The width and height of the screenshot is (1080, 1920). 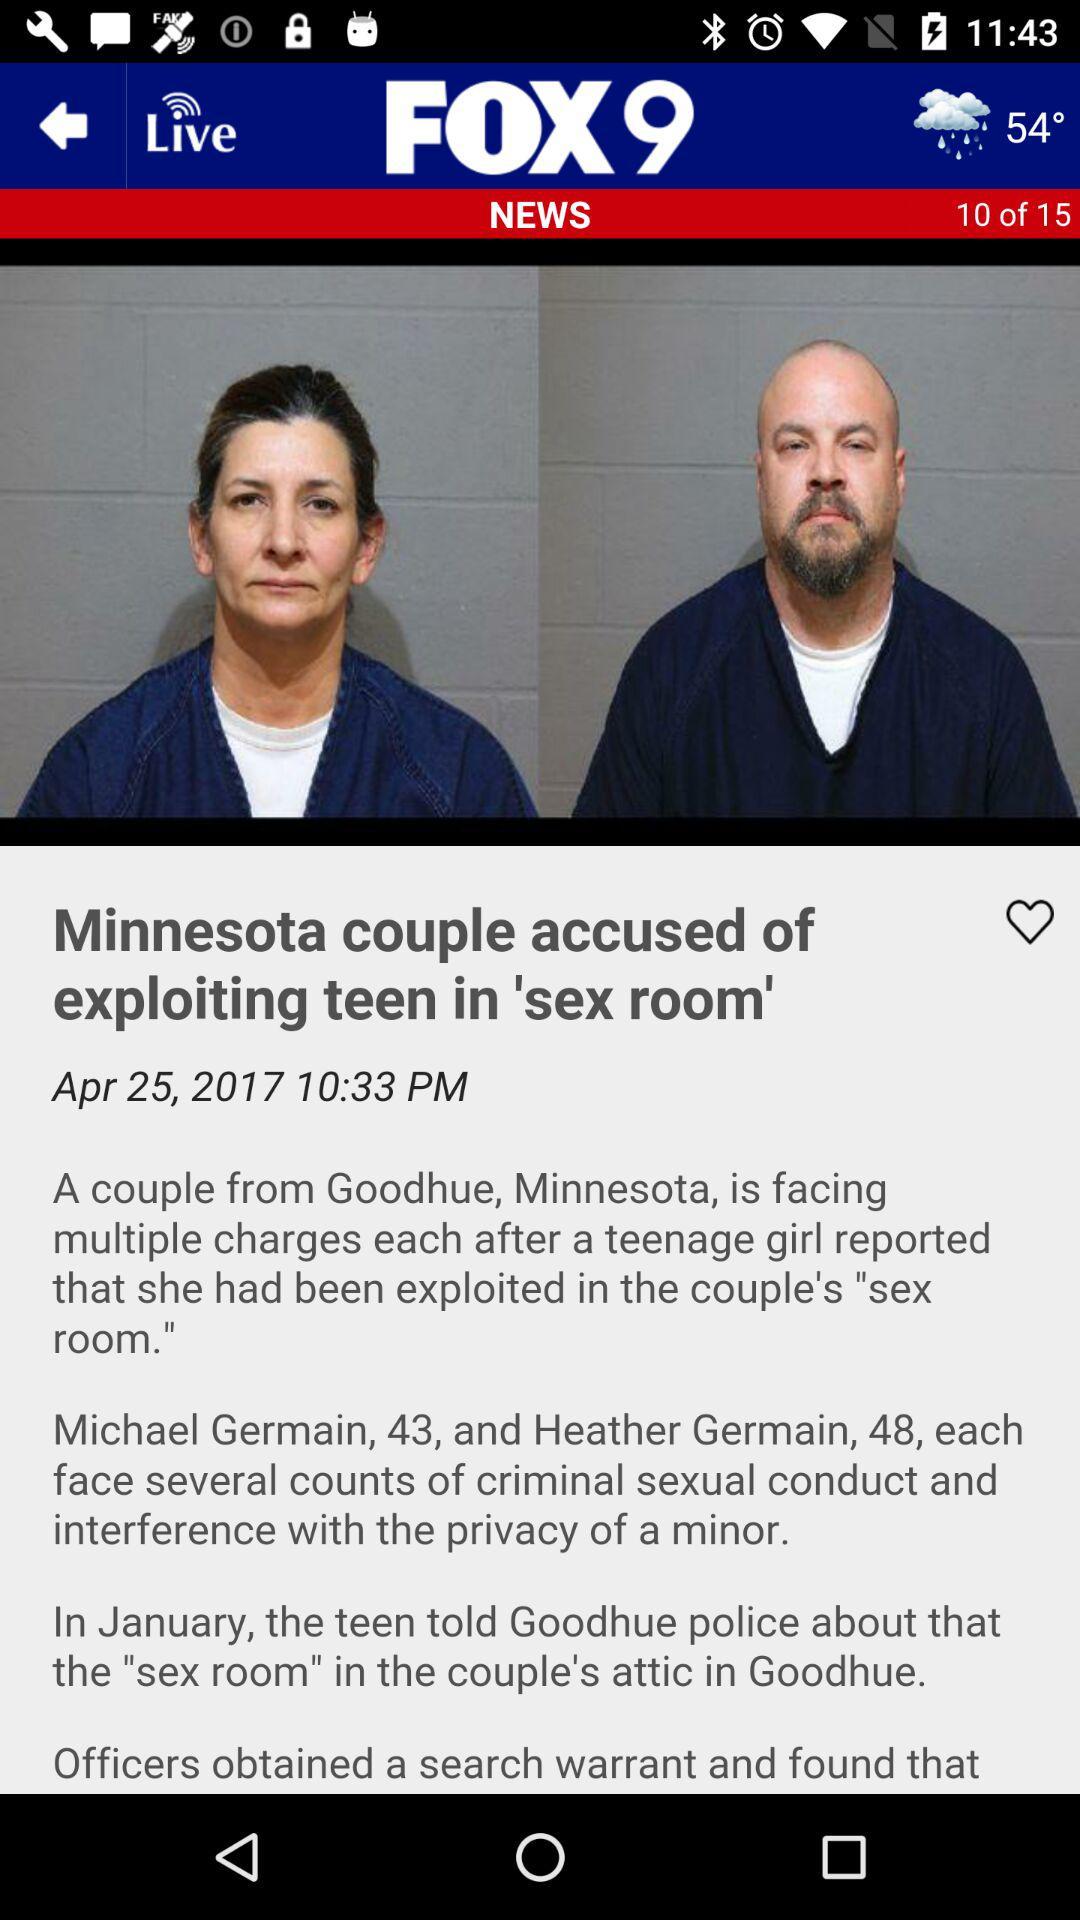 What do you see at coordinates (540, 124) in the screenshot?
I see `main page` at bounding box center [540, 124].